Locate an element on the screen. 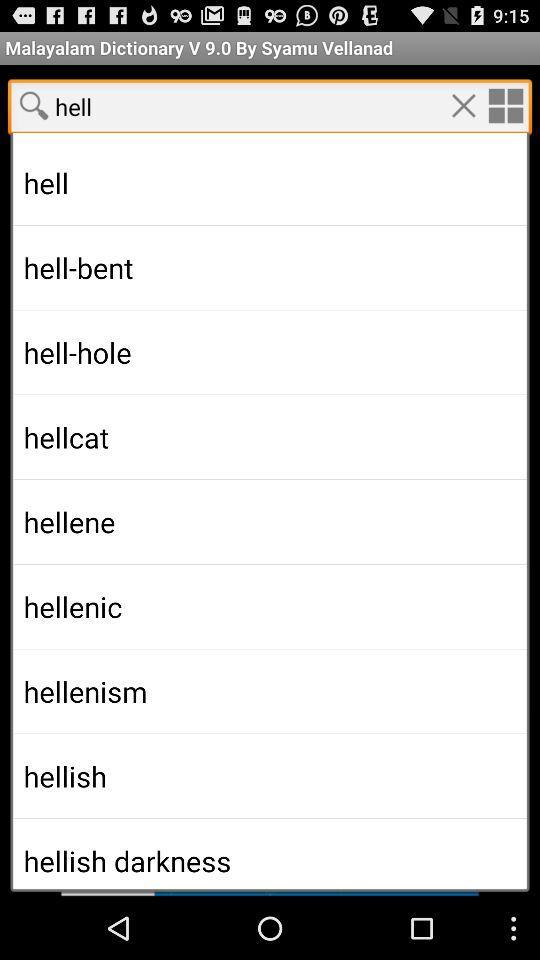 The image size is (540, 960). options is located at coordinates (504, 105).